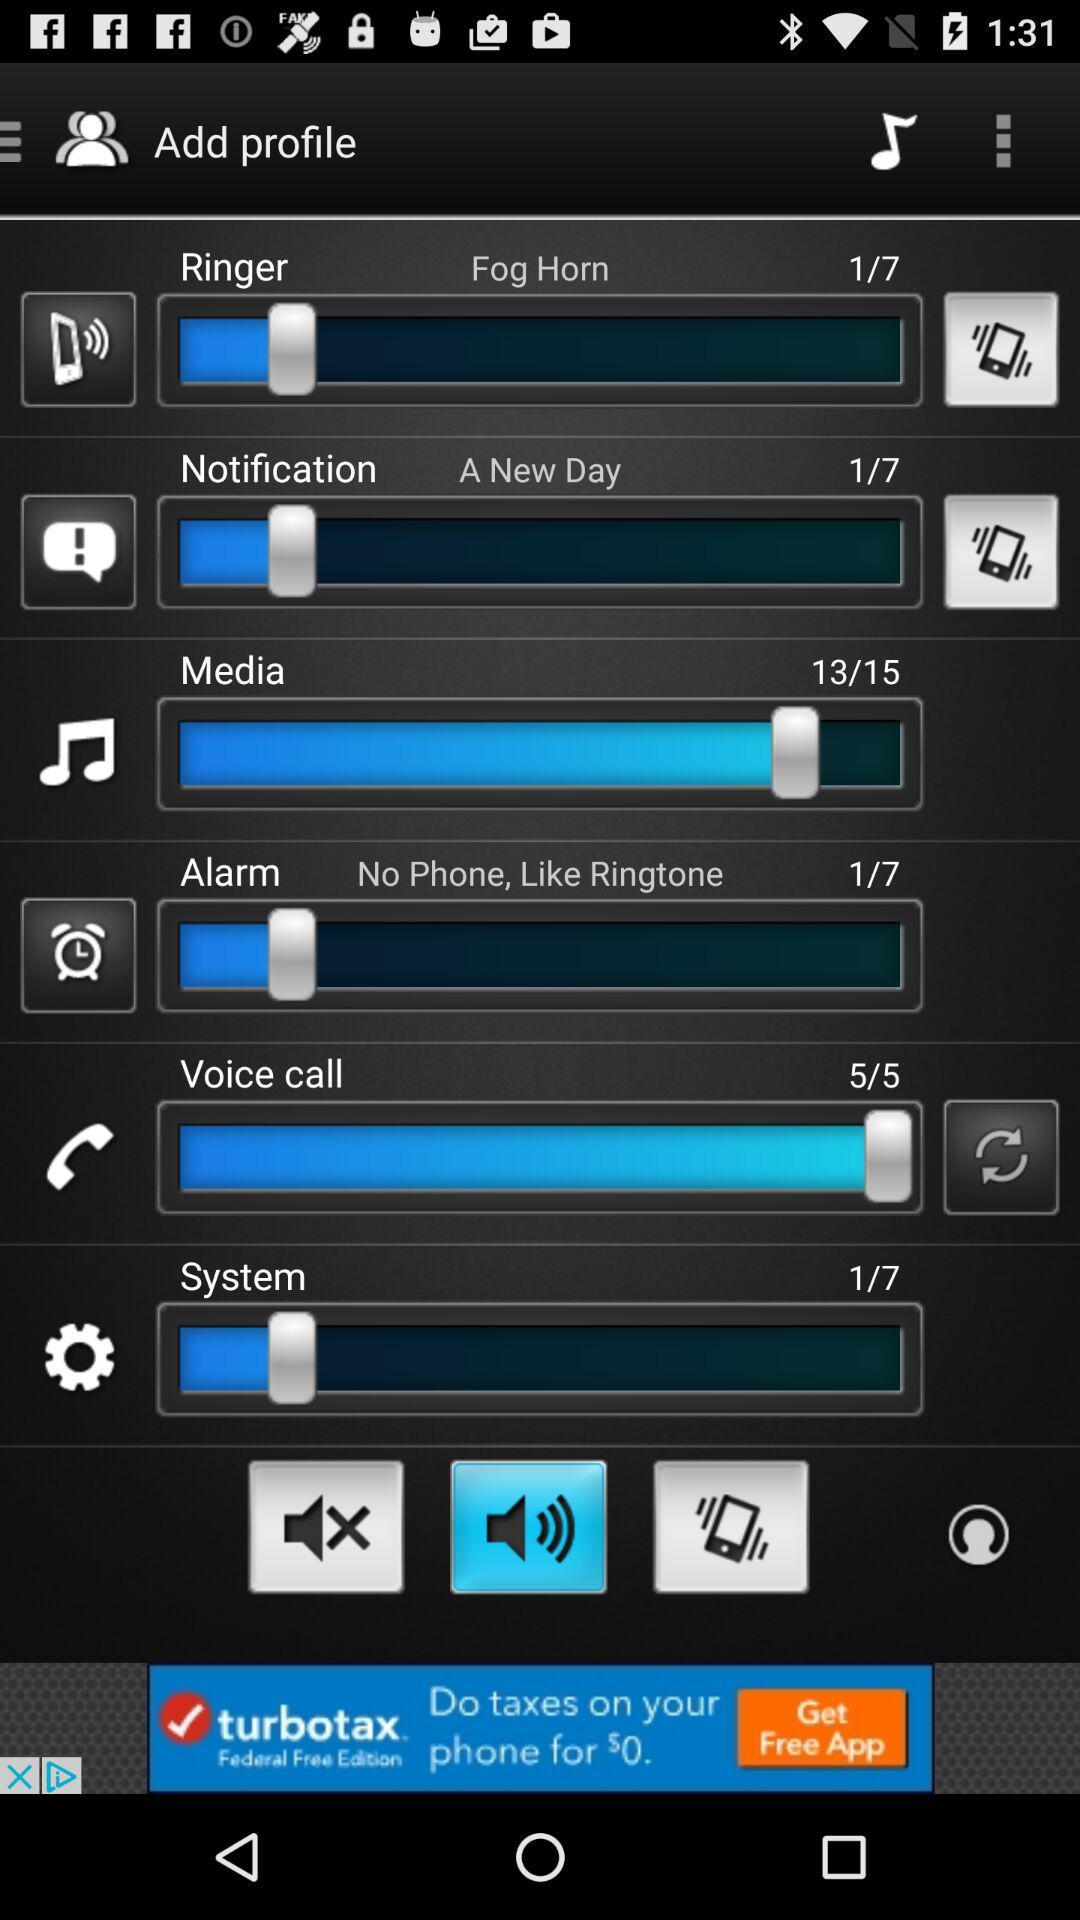 This screenshot has height=1920, width=1080. What do you see at coordinates (77, 589) in the screenshot?
I see `the warning icon` at bounding box center [77, 589].